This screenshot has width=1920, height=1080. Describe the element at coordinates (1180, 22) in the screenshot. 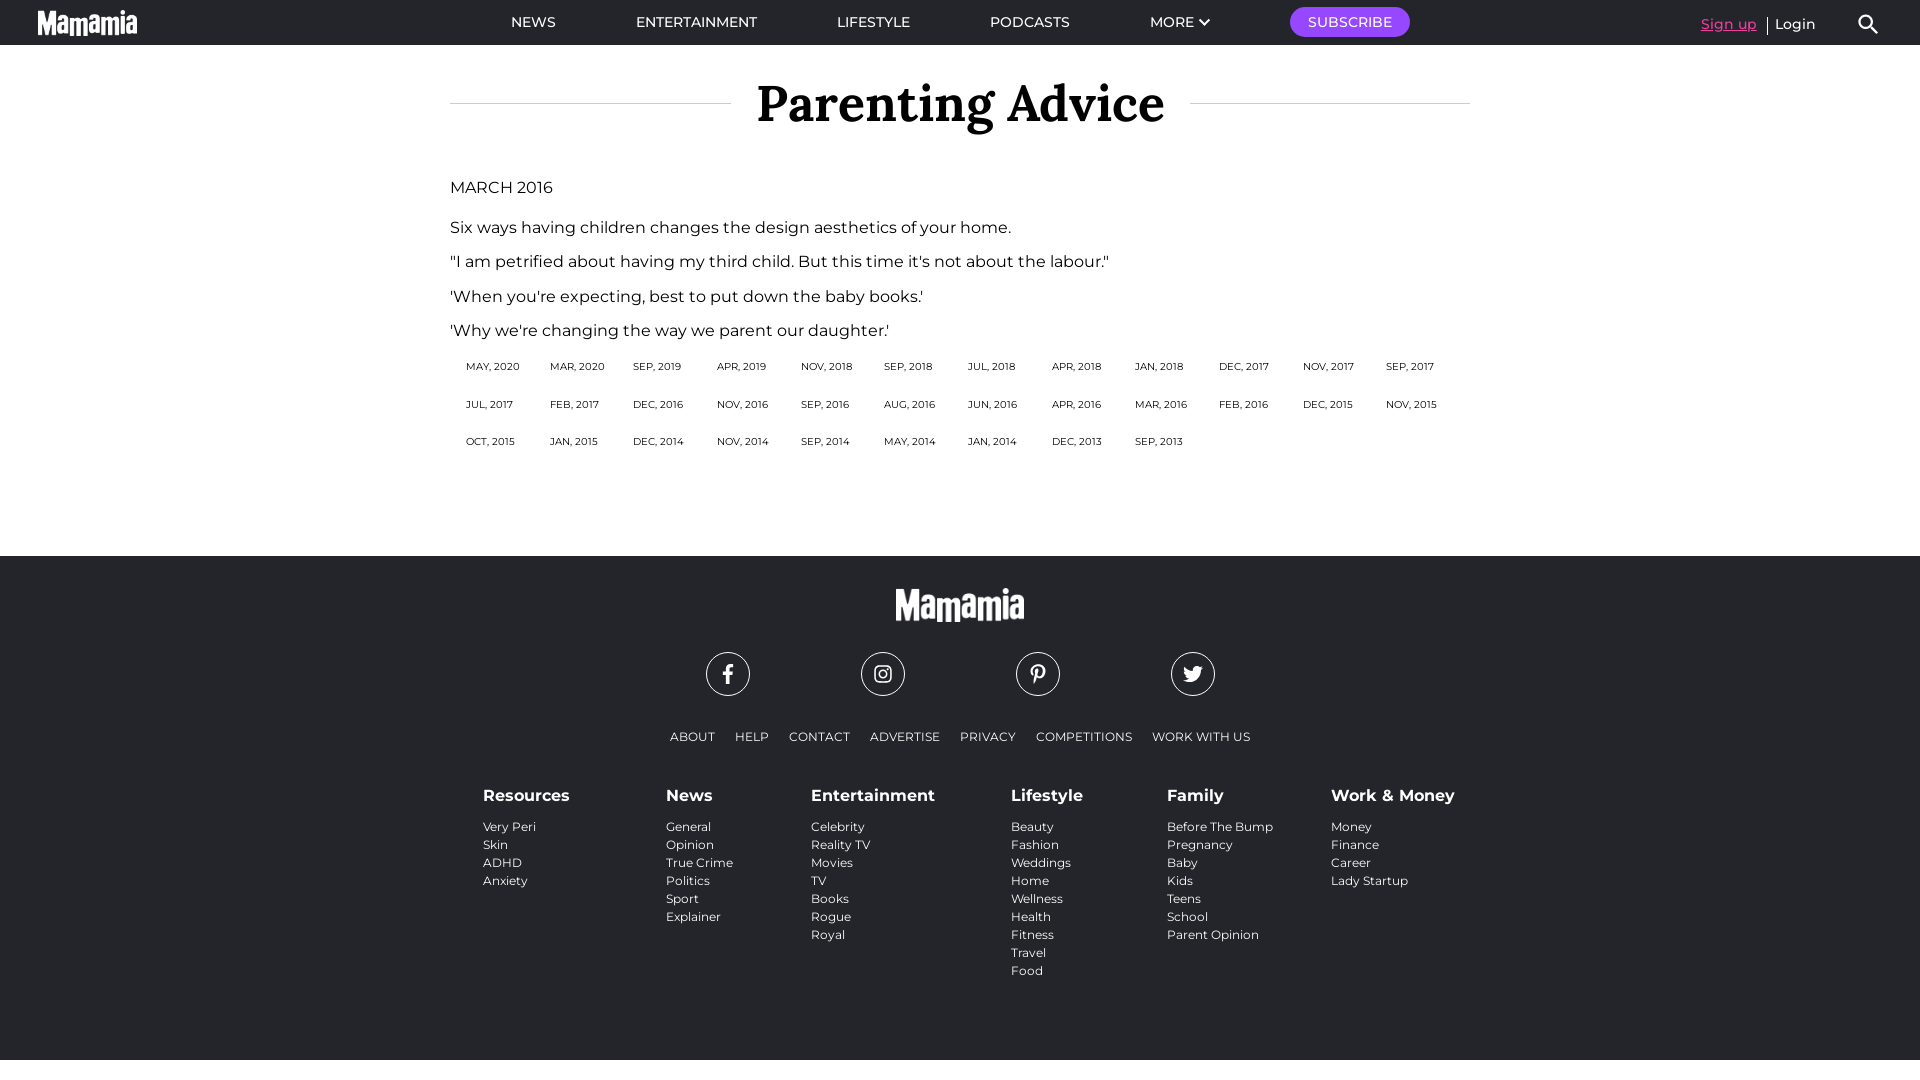

I see `'MORE'` at that location.